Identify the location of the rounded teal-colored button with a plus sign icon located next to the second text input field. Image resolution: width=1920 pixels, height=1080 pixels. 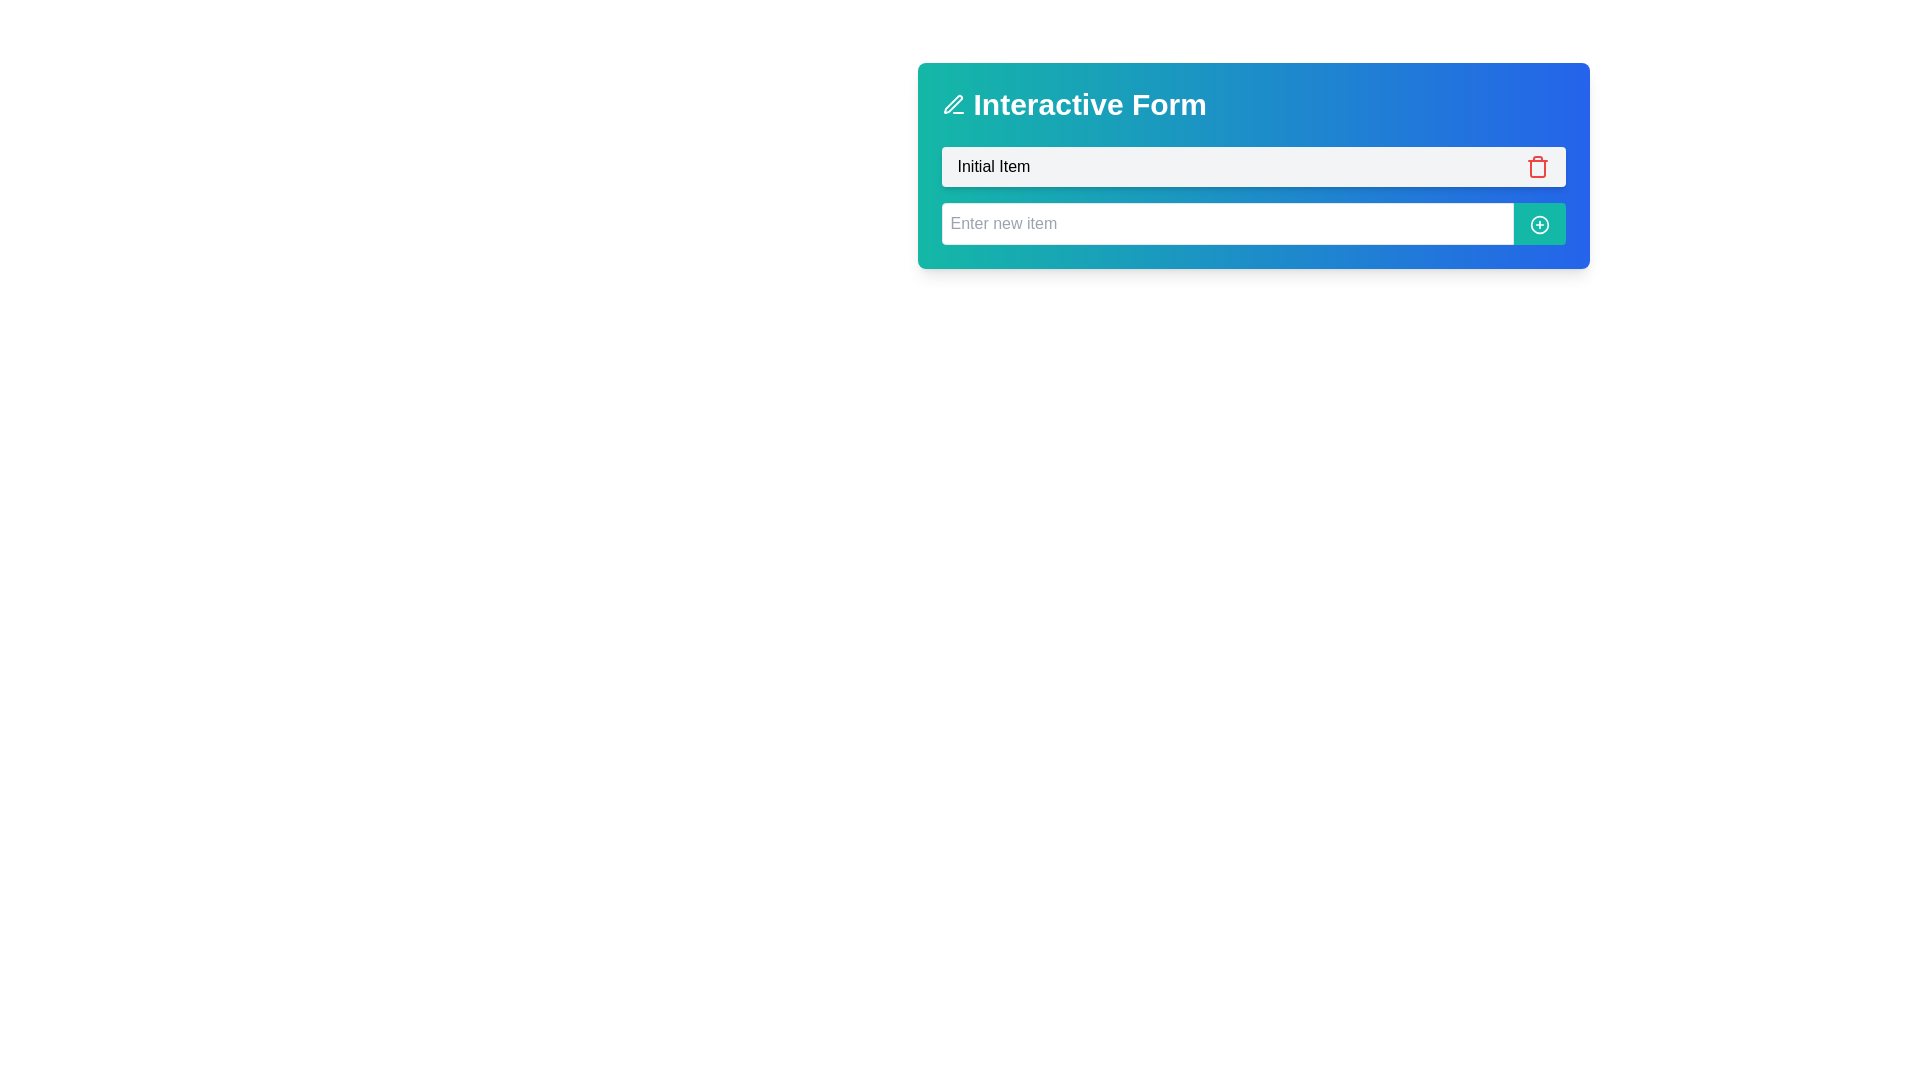
(1538, 223).